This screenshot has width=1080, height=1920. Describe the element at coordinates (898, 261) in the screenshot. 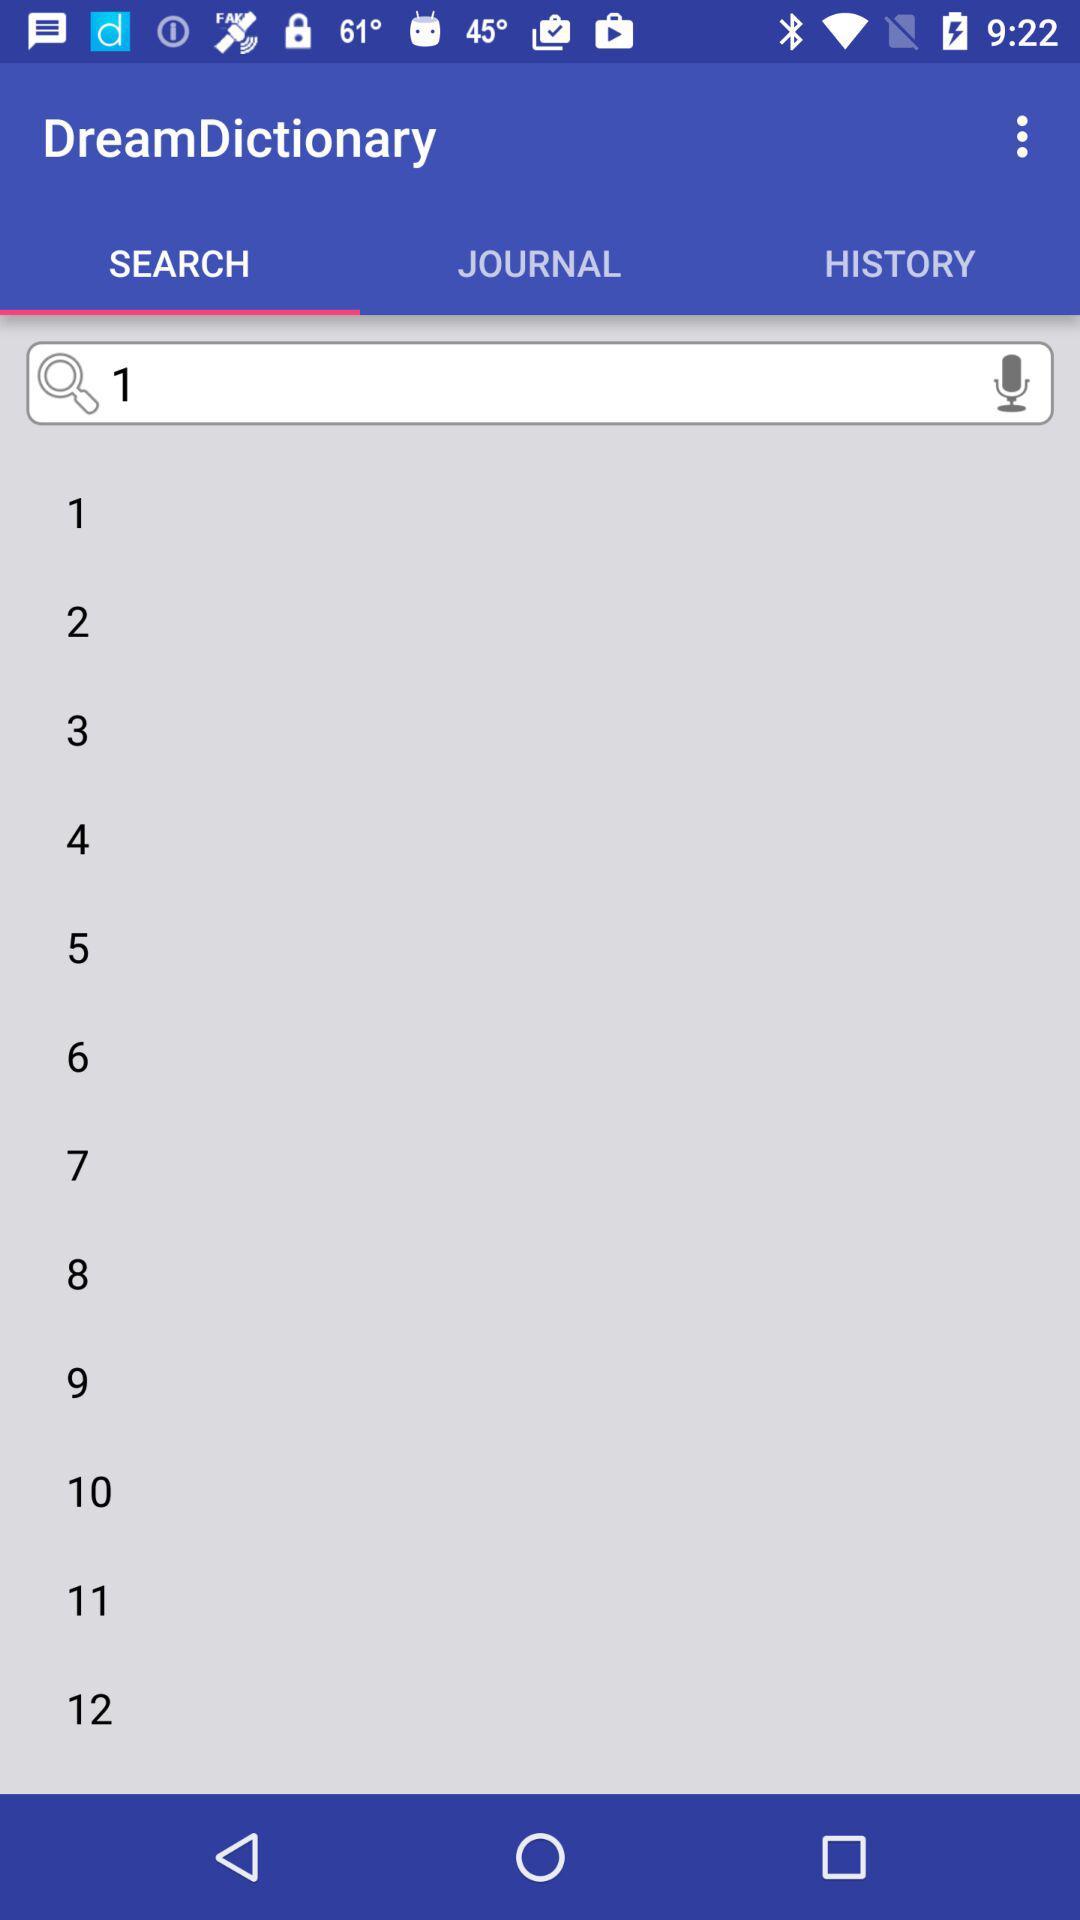

I see `the text right to the journal` at that location.